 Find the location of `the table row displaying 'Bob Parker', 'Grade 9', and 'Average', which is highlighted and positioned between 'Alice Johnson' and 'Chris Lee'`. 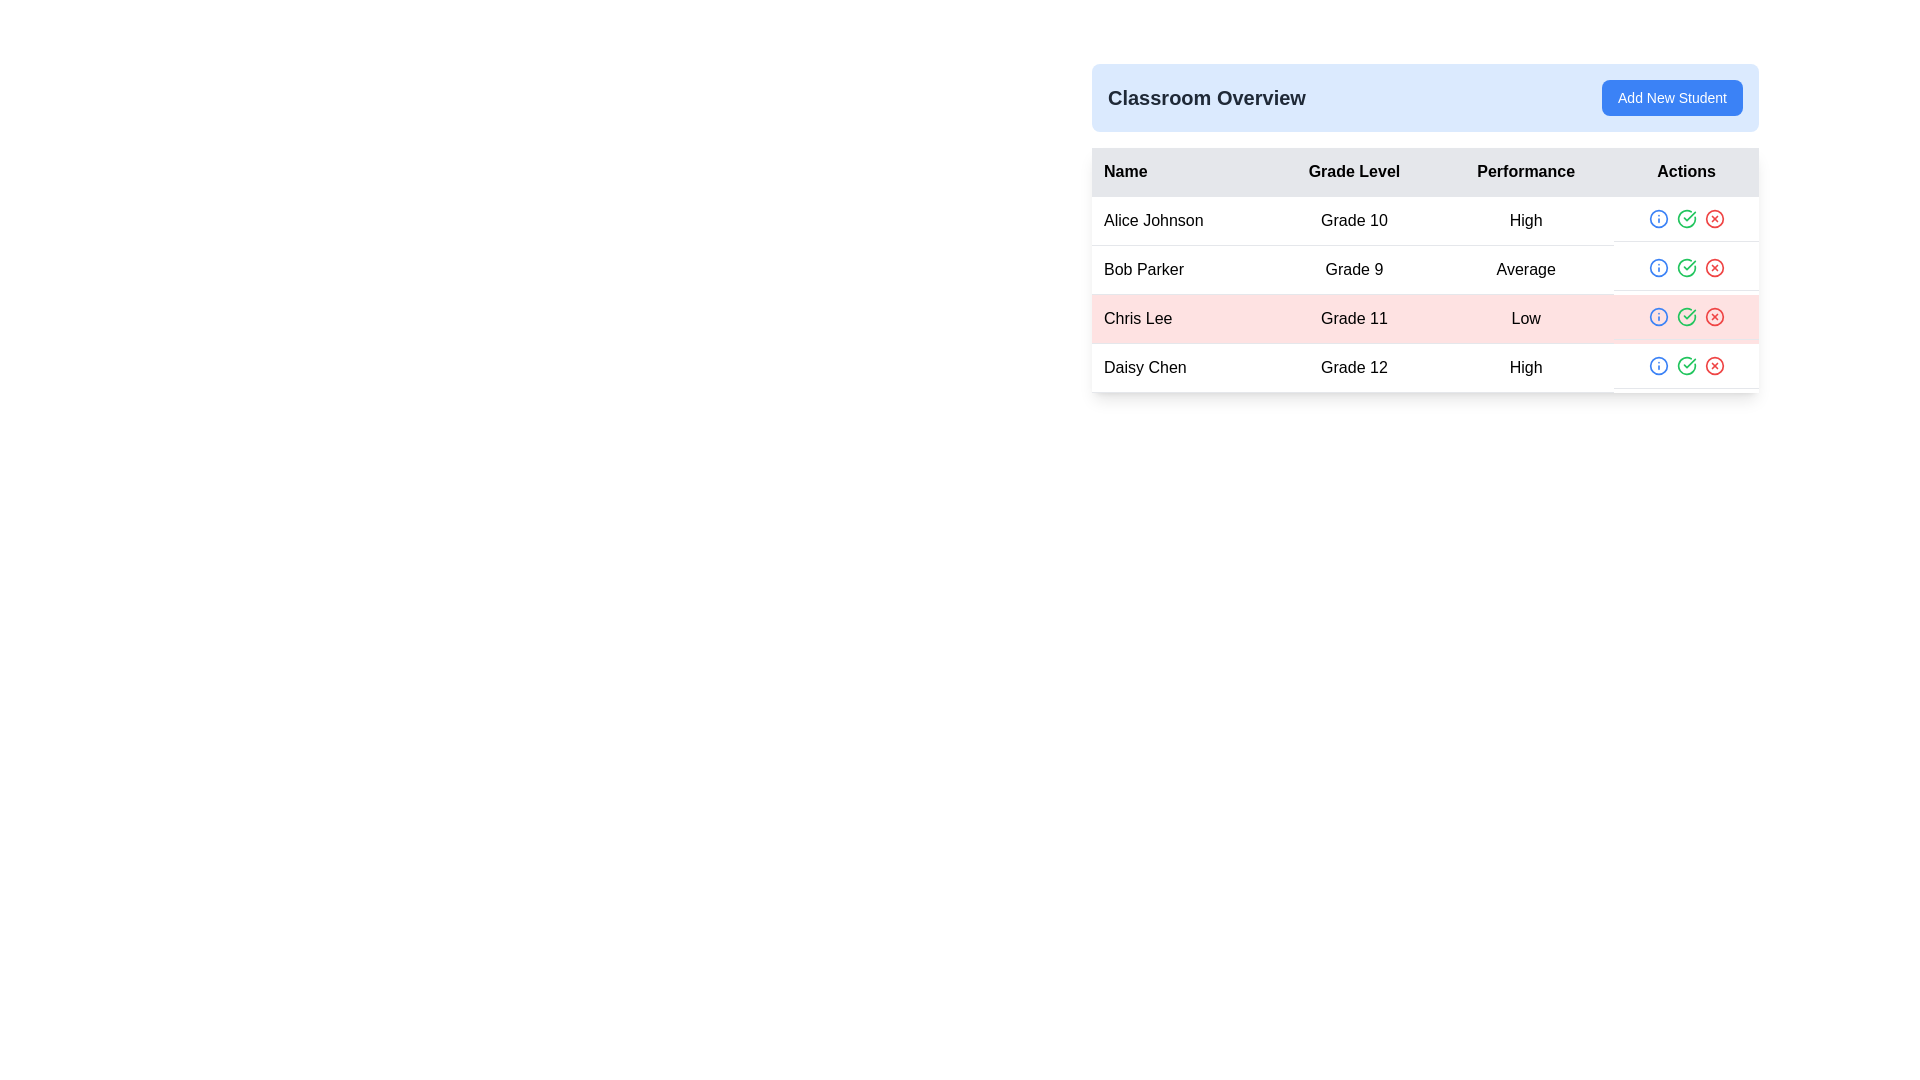

the table row displaying 'Bob Parker', 'Grade 9', and 'Average', which is highlighted and positioned between 'Alice Johnson' and 'Chris Lee' is located at coordinates (1424, 270).